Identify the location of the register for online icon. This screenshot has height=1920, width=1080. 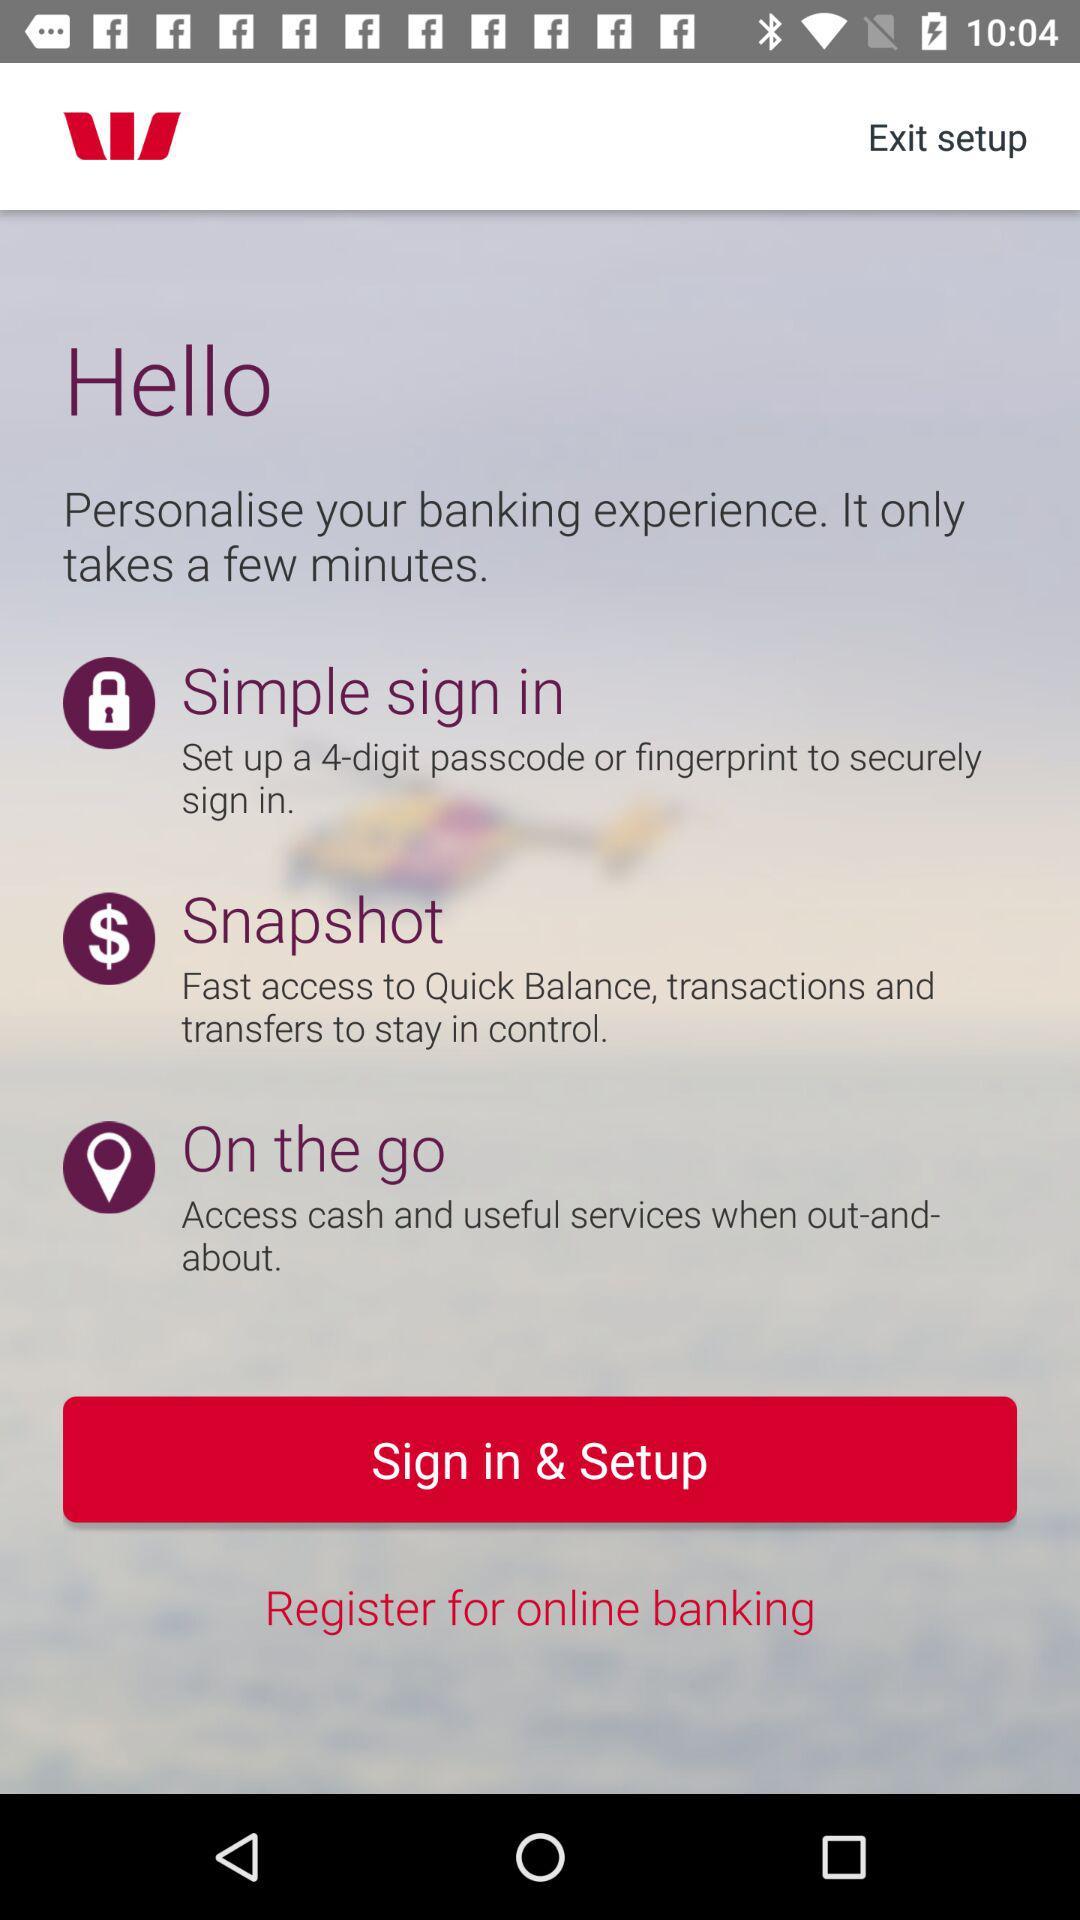
(540, 1606).